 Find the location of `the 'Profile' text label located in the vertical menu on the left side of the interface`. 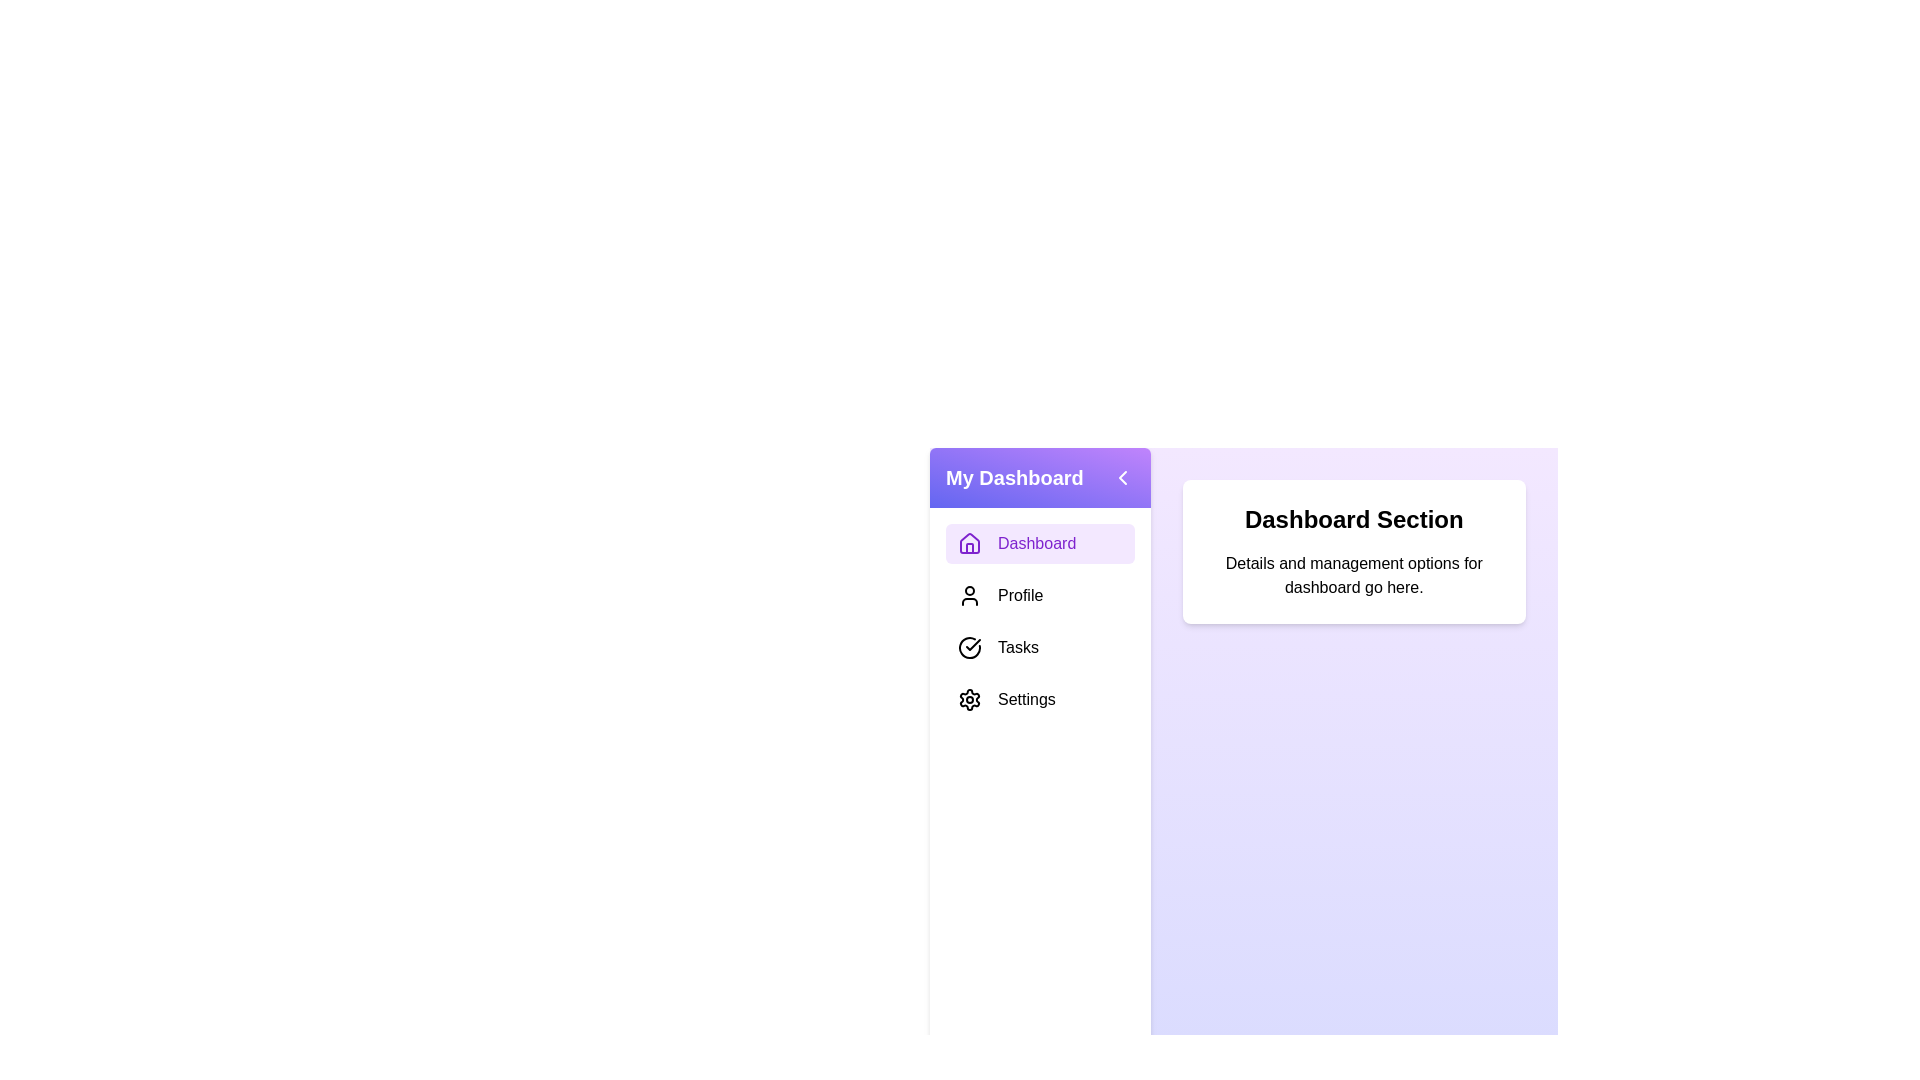

the 'Profile' text label located in the vertical menu on the left side of the interface is located at coordinates (1020, 595).